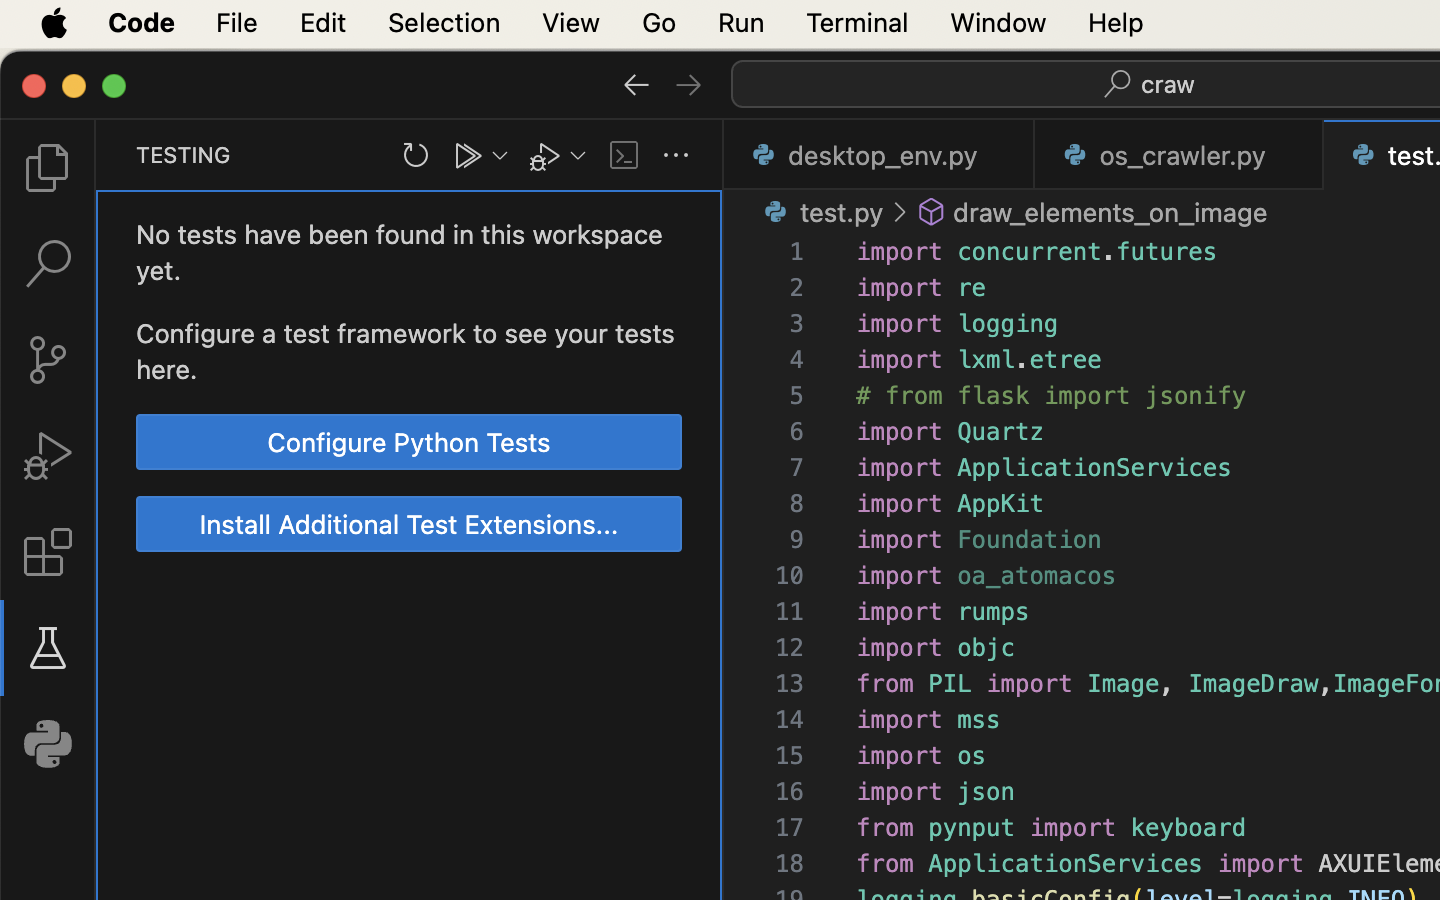 The width and height of the screenshot is (1440, 900). I want to click on 'TESTING', so click(184, 154).